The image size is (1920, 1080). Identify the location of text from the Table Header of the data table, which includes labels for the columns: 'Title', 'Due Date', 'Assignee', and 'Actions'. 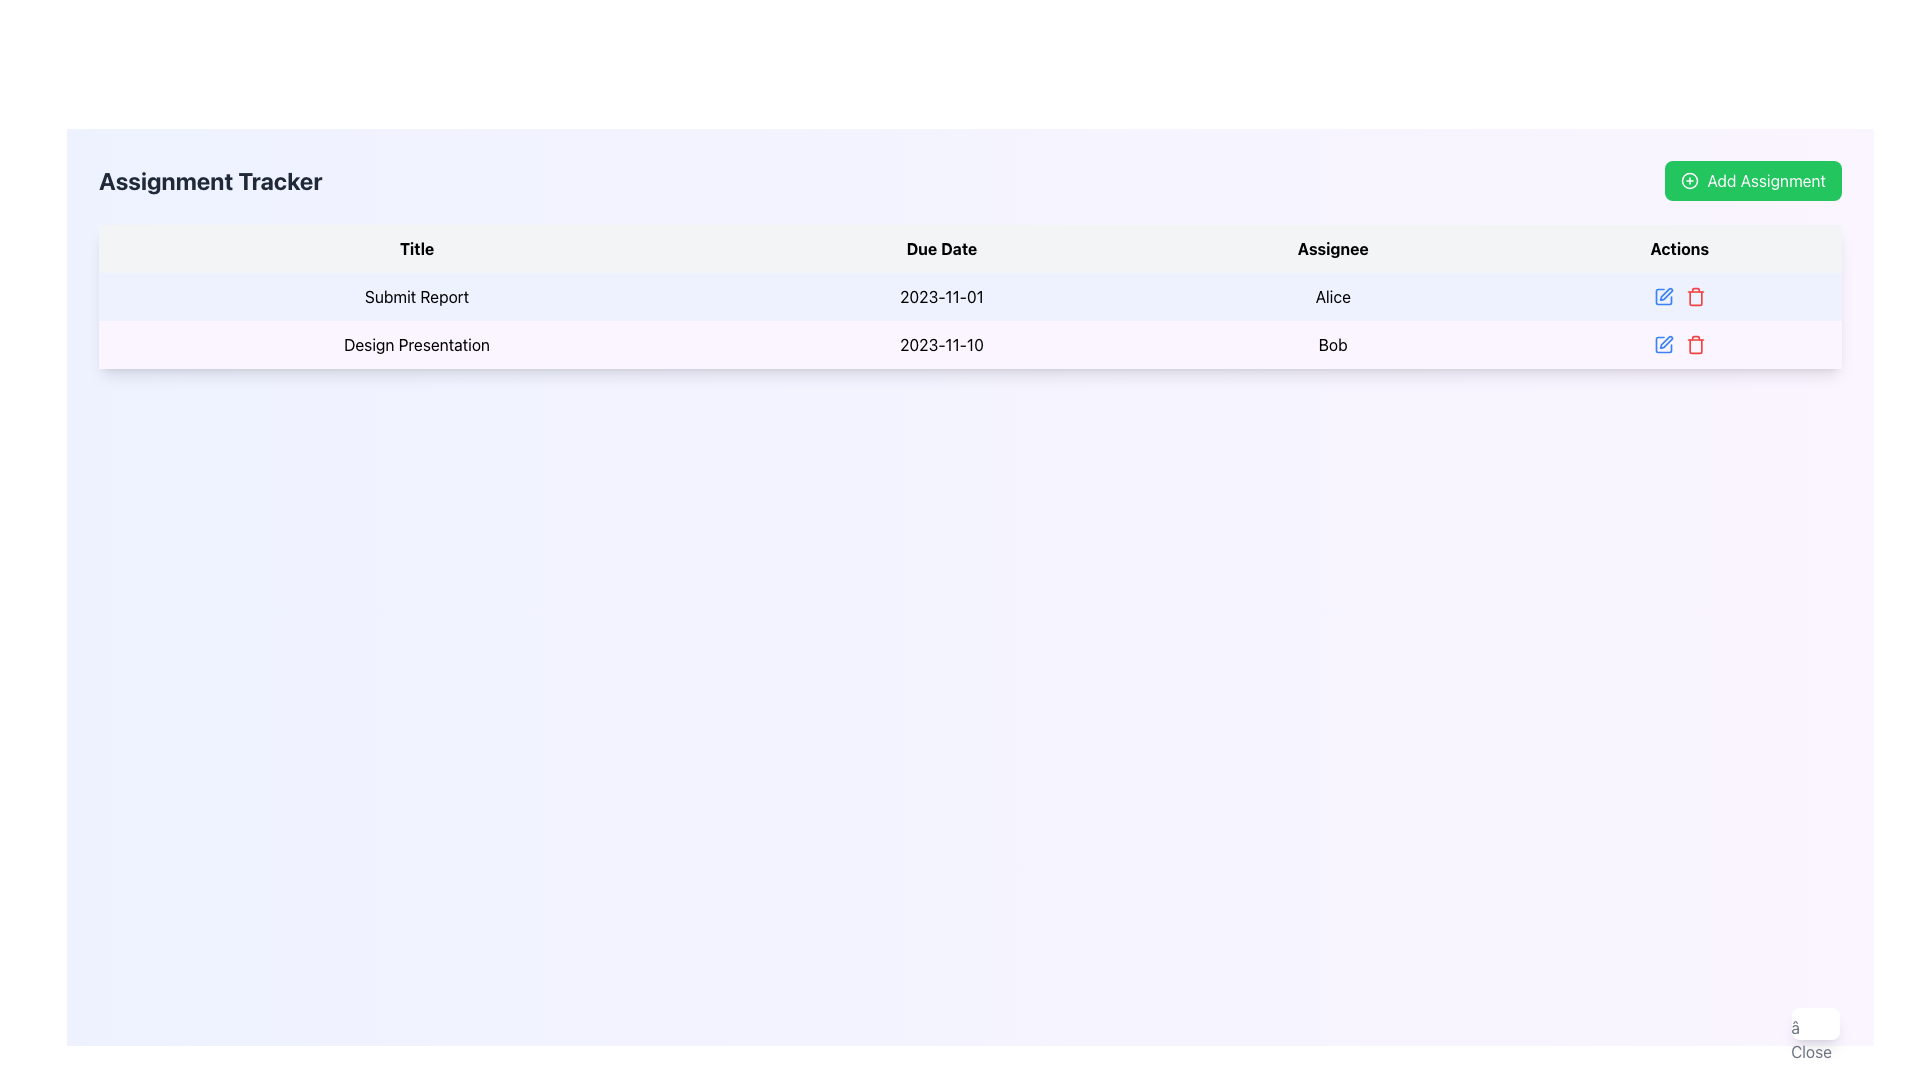
(970, 248).